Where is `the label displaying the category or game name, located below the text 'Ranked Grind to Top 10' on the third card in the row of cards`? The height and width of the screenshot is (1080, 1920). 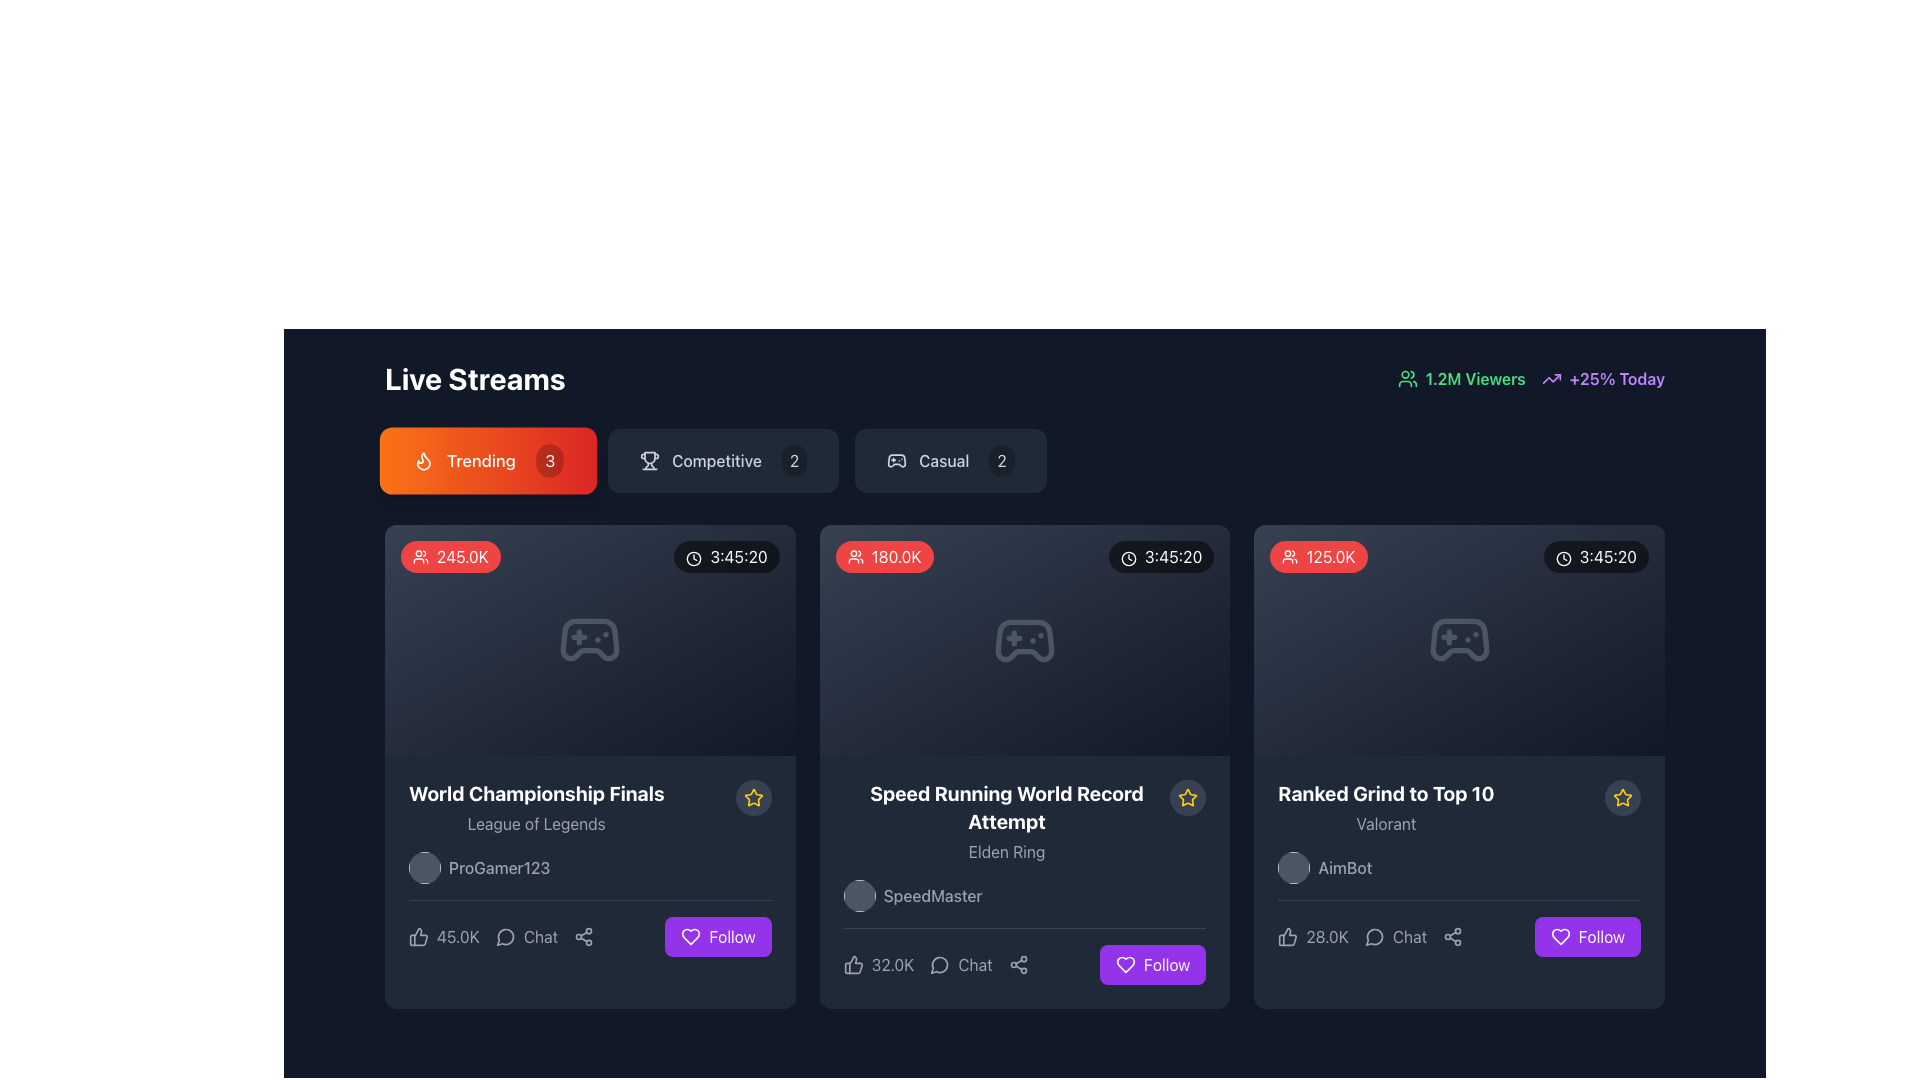 the label displaying the category or game name, located below the text 'Ranked Grind to Top 10' on the third card in the row of cards is located at coordinates (1385, 823).